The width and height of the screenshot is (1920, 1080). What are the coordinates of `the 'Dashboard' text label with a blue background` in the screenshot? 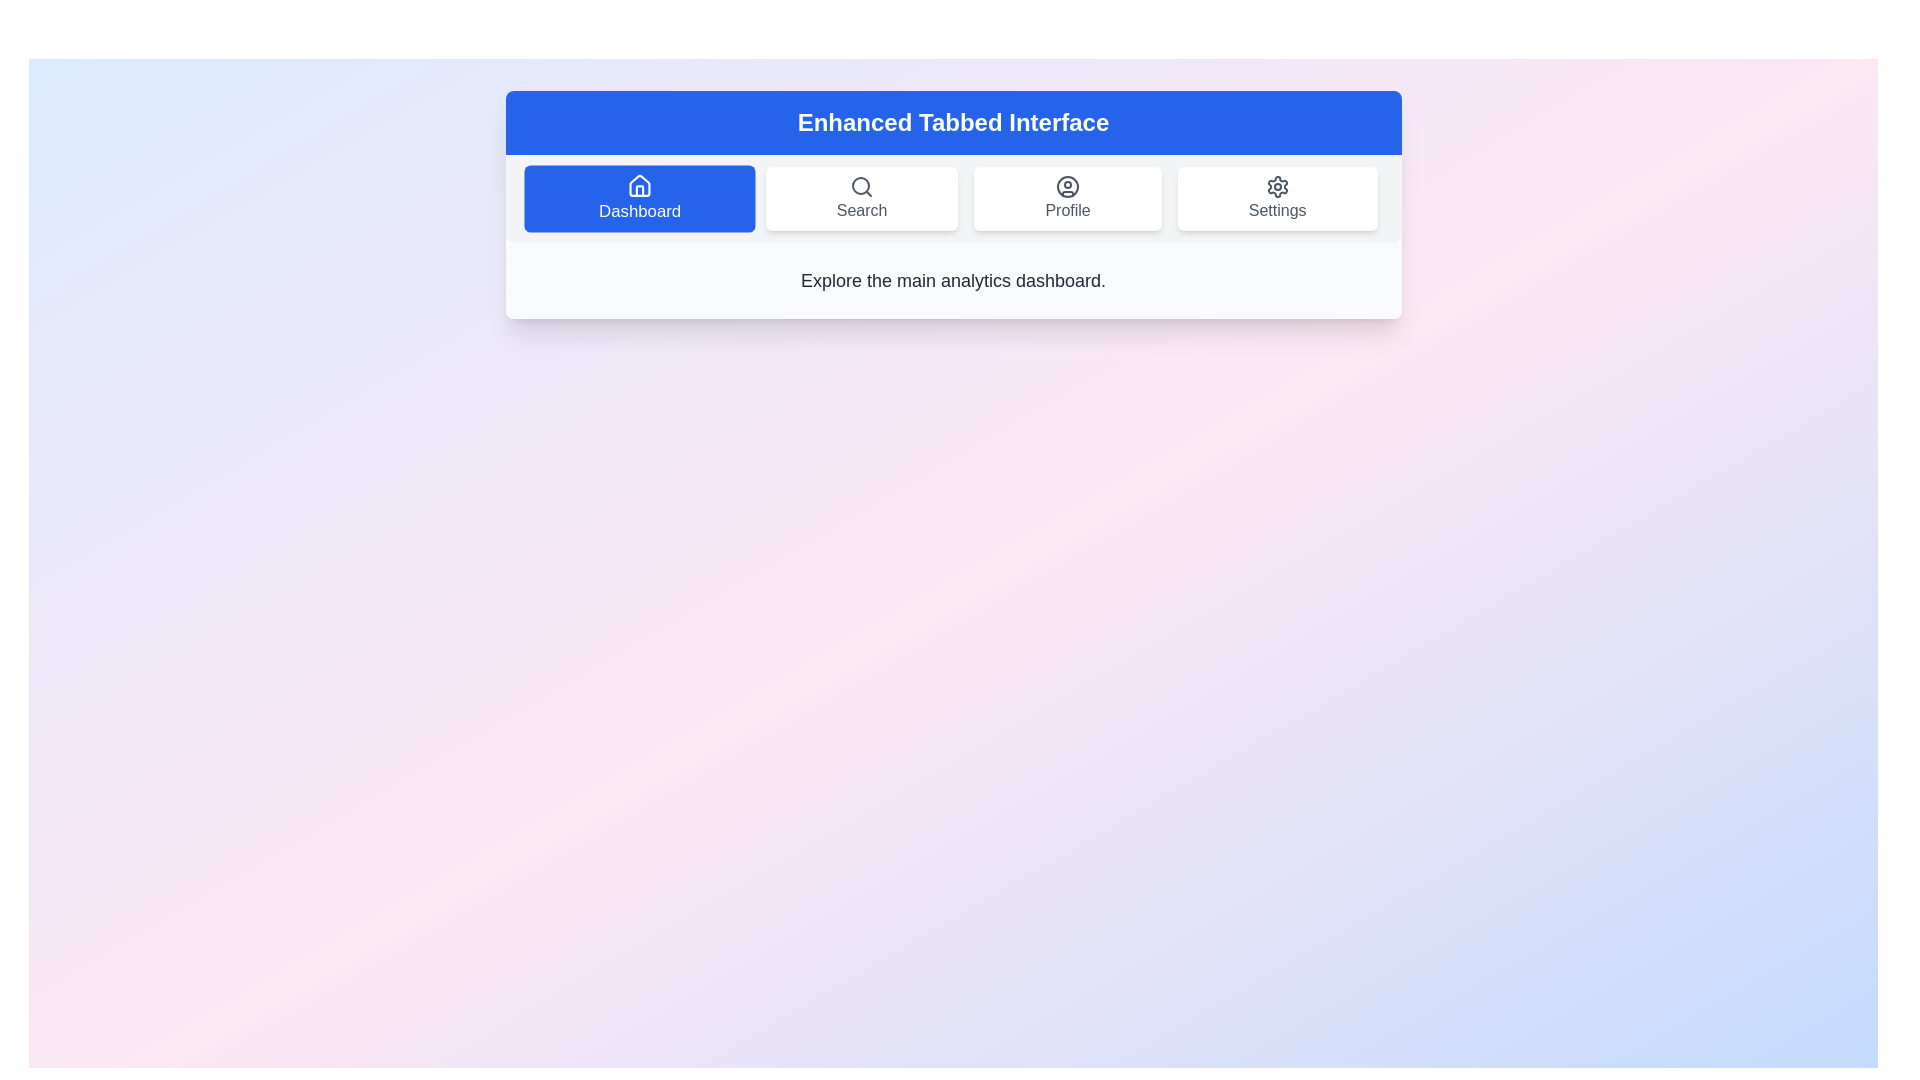 It's located at (638, 211).